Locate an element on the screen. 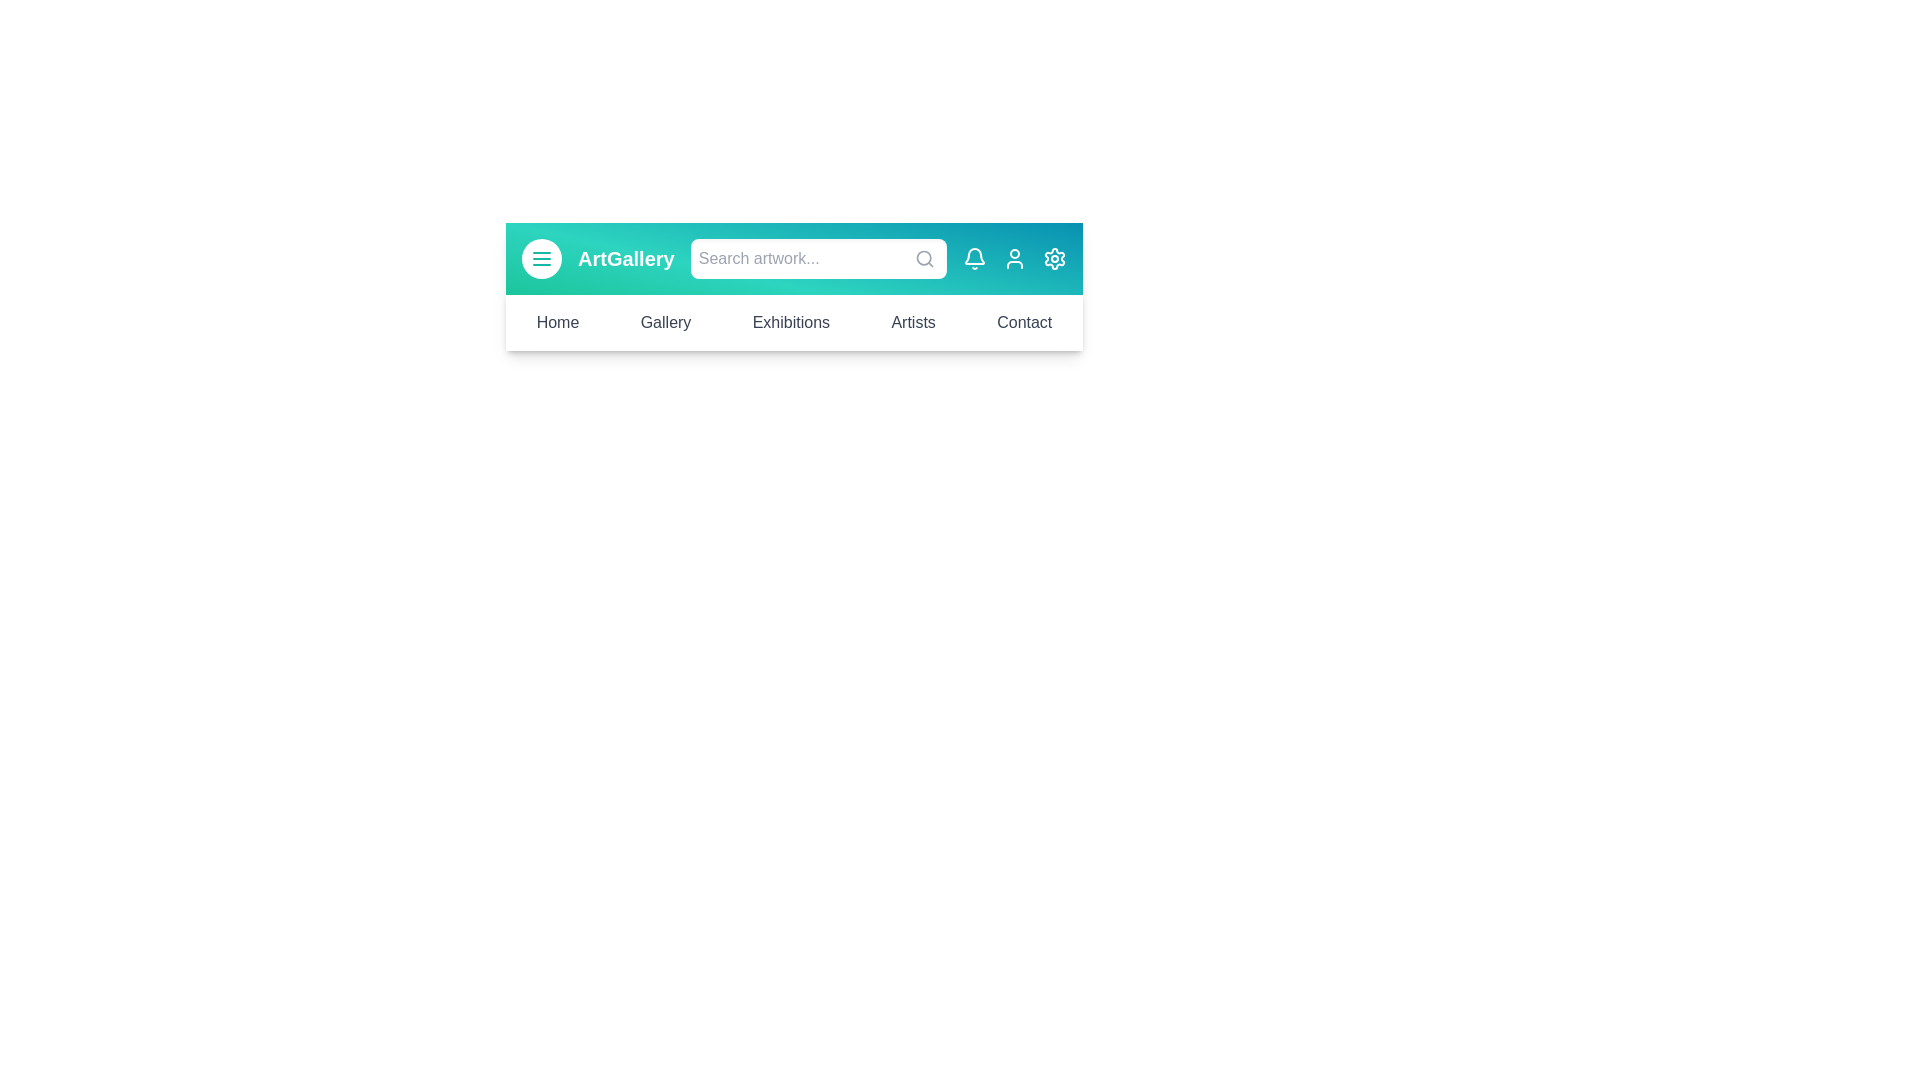 This screenshot has height=1080, width=1920. the menu option Gallery to navigate to the corresponding section is located at coordinates (666, 322).